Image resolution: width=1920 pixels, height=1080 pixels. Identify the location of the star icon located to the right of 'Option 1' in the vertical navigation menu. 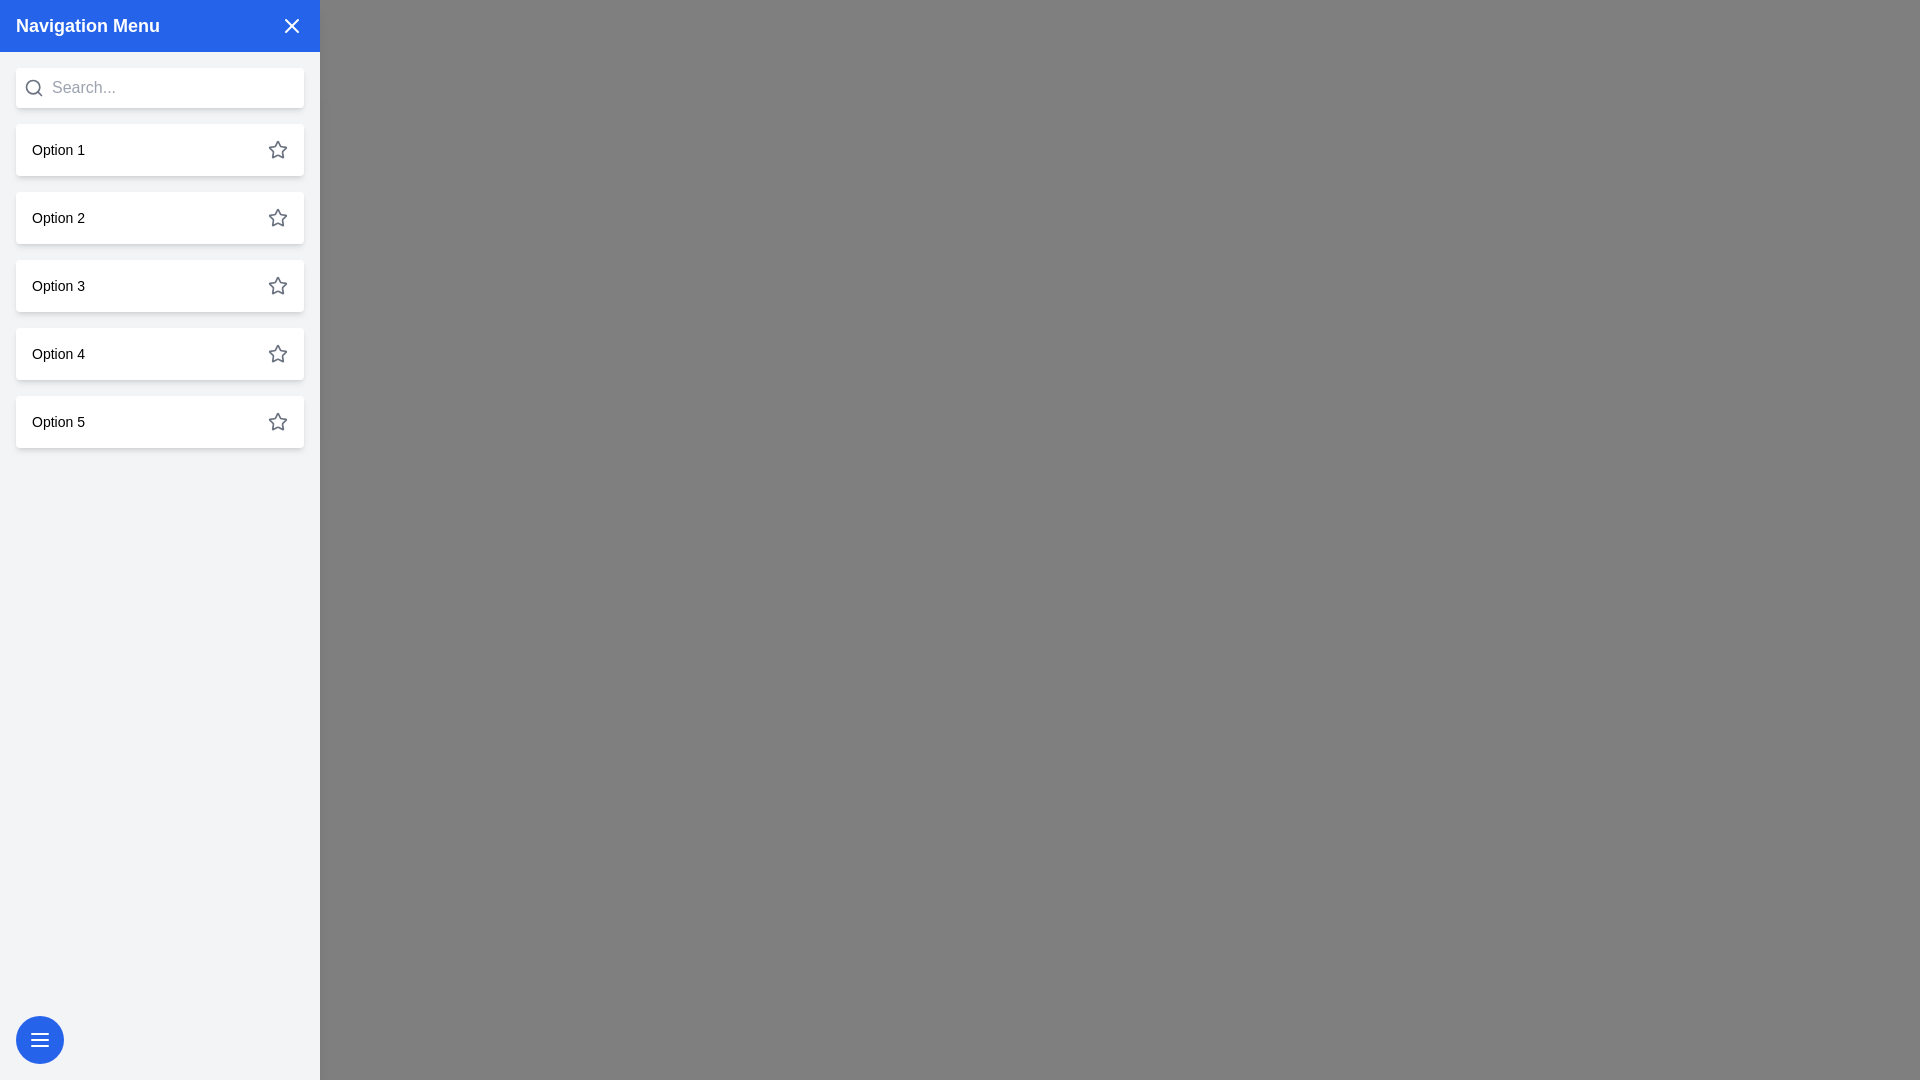
(277, 148).